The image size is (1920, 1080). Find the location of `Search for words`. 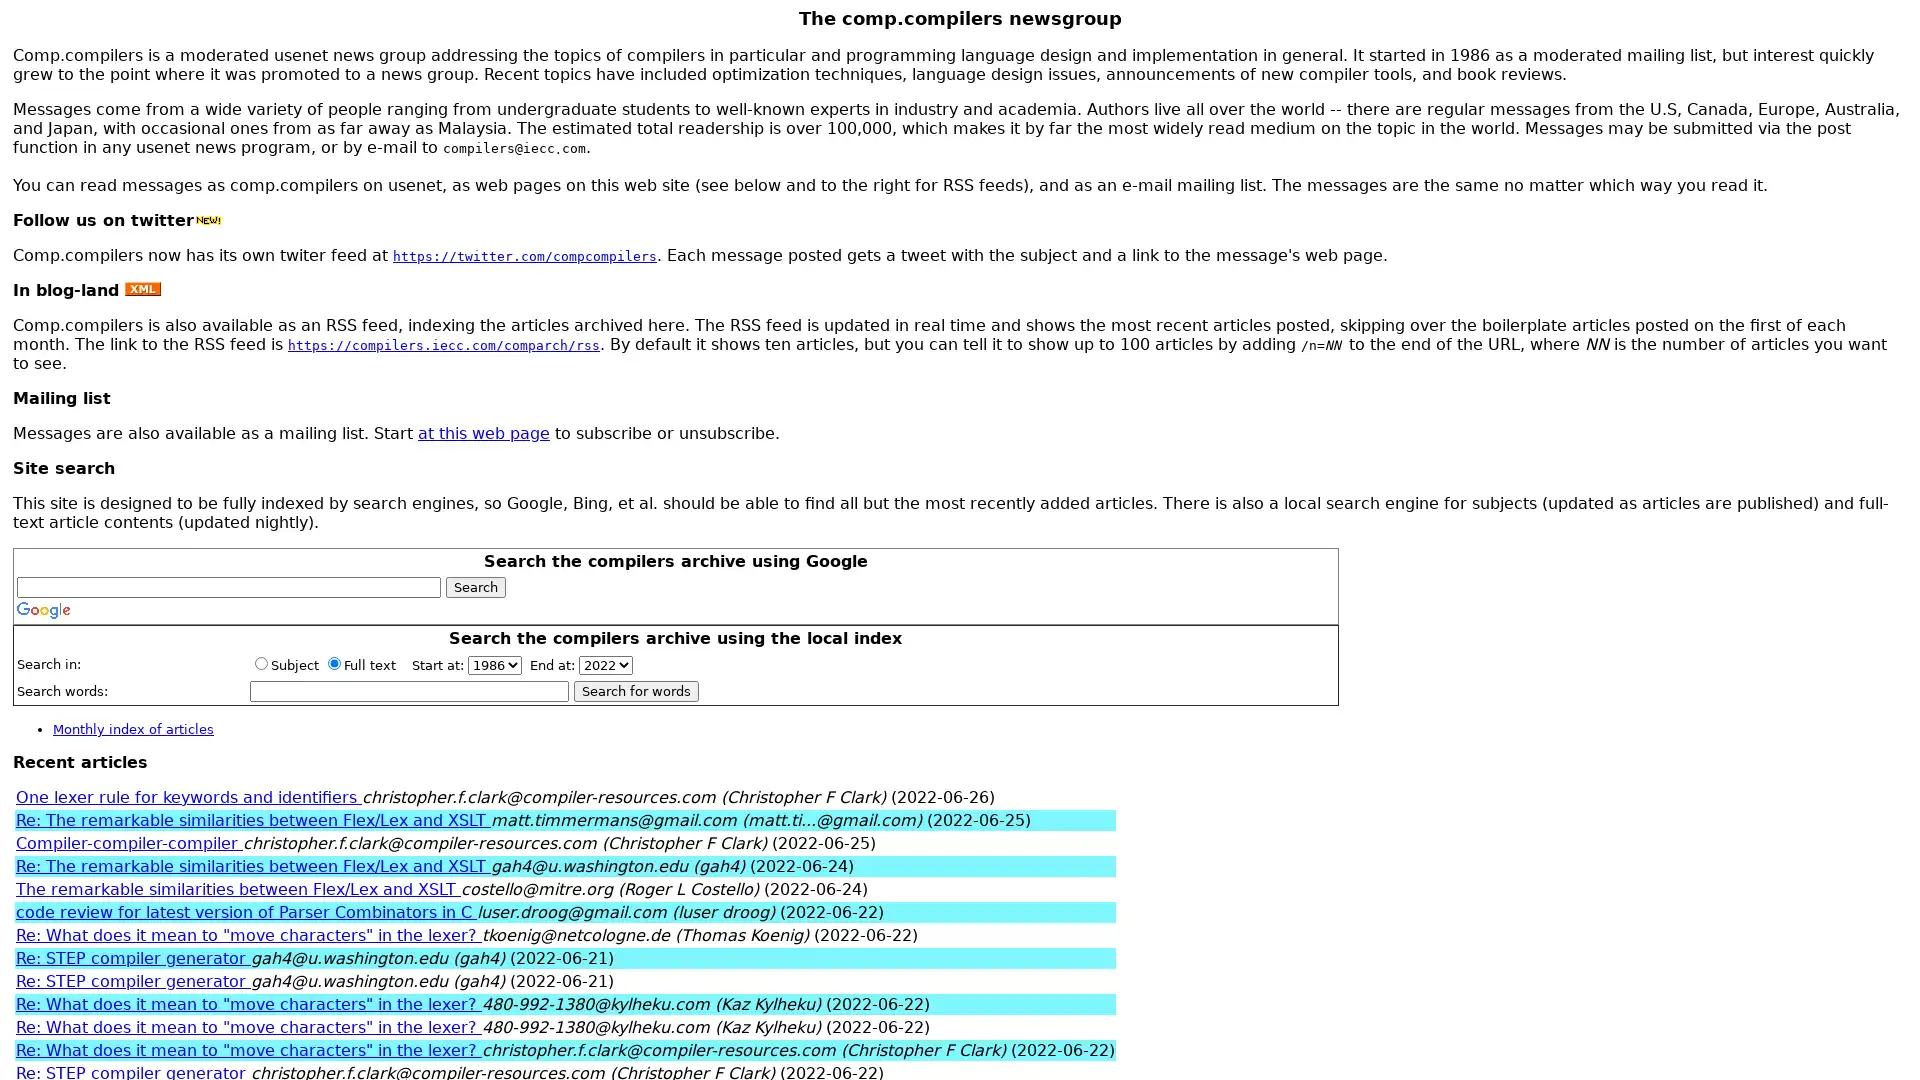

Search for words is located at coordinates (635, 689).